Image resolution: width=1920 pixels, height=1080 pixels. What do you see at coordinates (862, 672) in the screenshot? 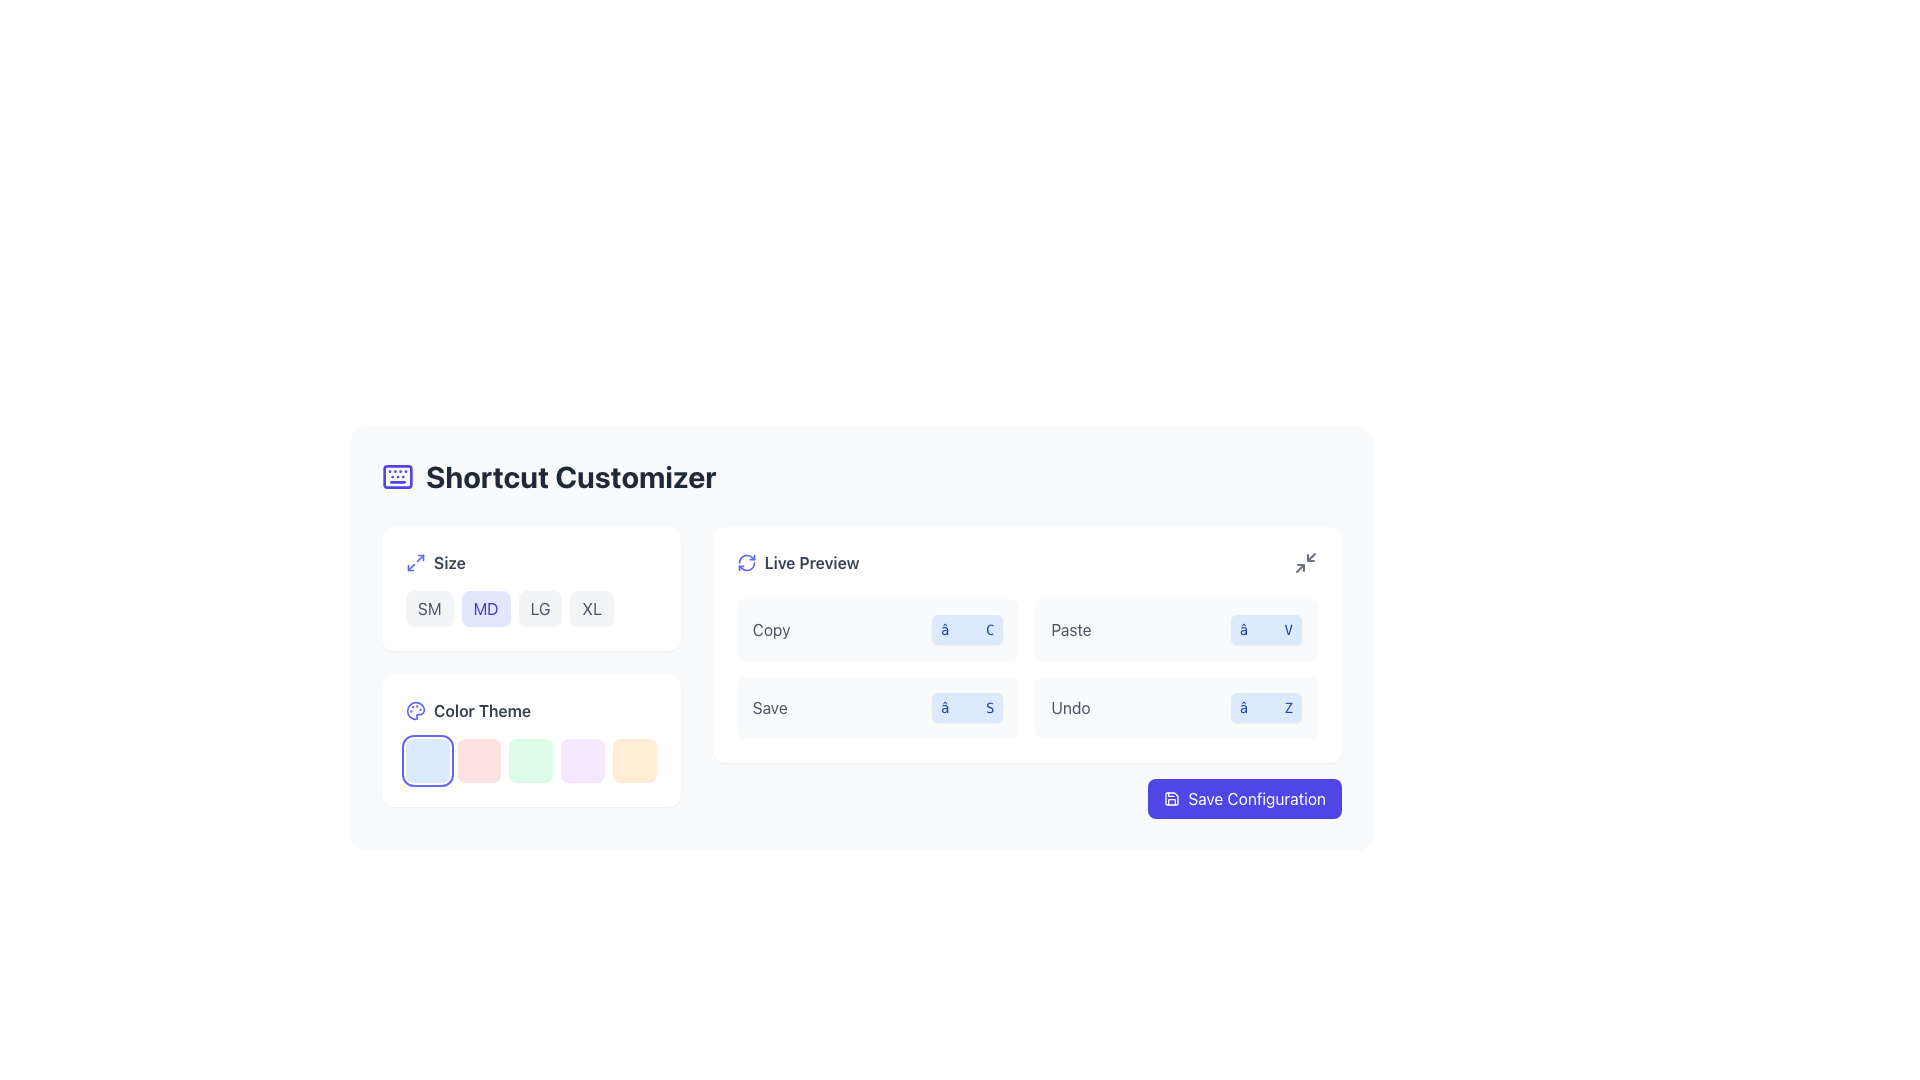
I see `the interactive buttons in the 'Shortcut Customizer' section, specifically located below the 'Live Preview' title` at bounding box center [862, 672].